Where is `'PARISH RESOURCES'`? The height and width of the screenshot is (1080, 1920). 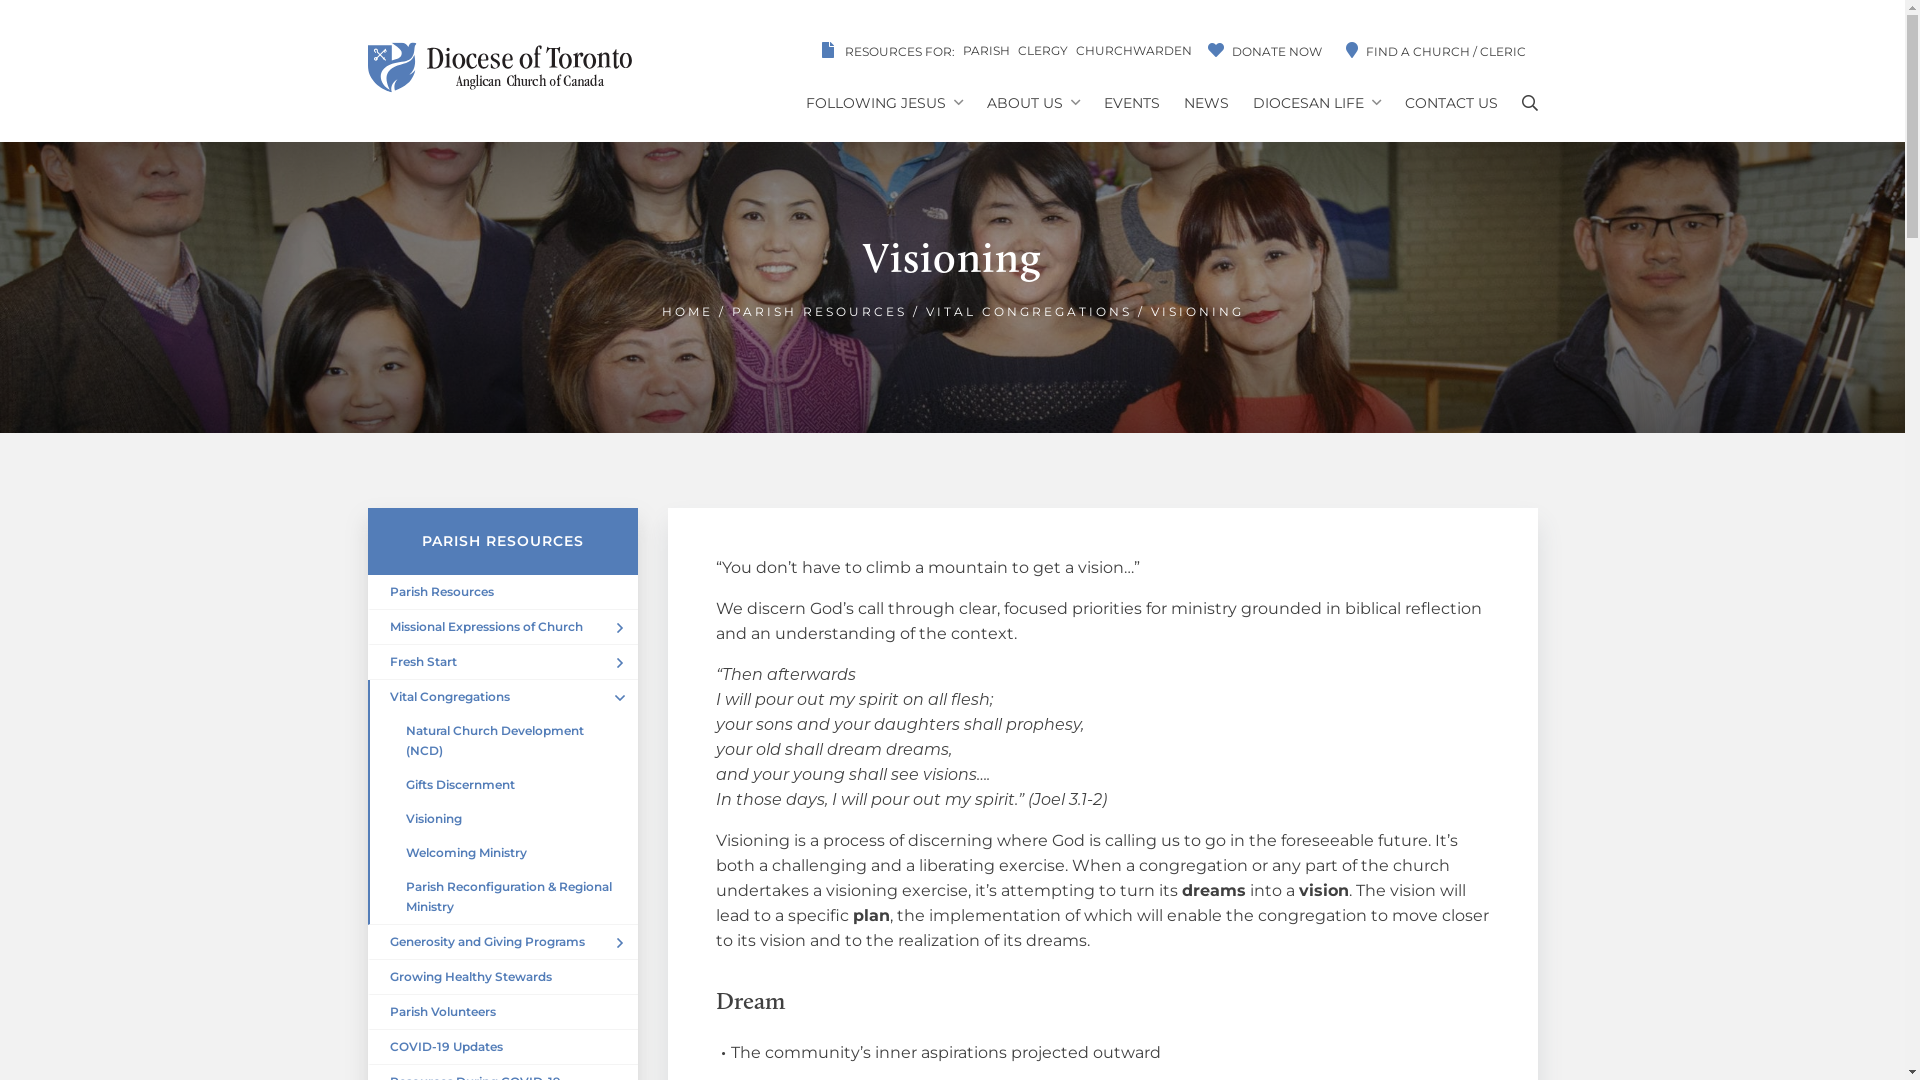 'PARISH RESOURCES' is located at coordinates (819, 311).